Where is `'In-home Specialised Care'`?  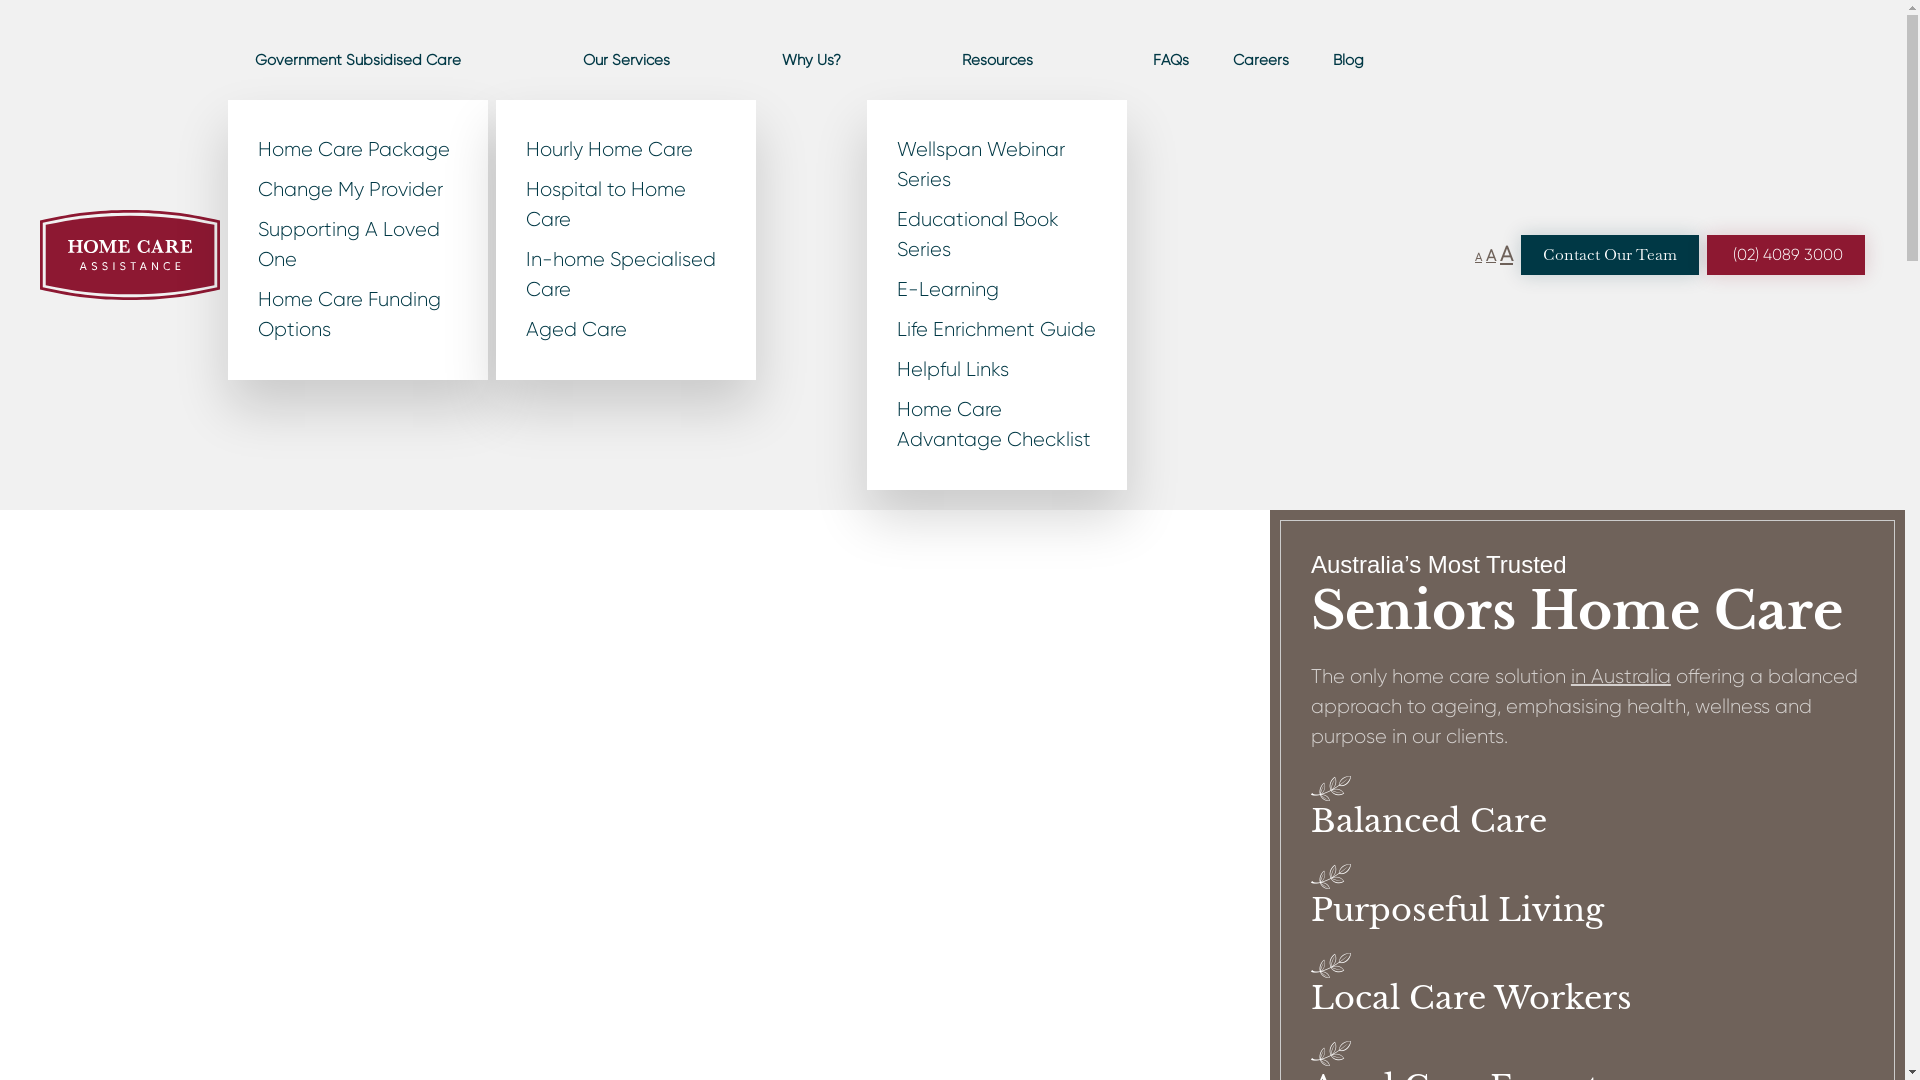 'In-home Specialised Care' is located at coordinates (624, 274).